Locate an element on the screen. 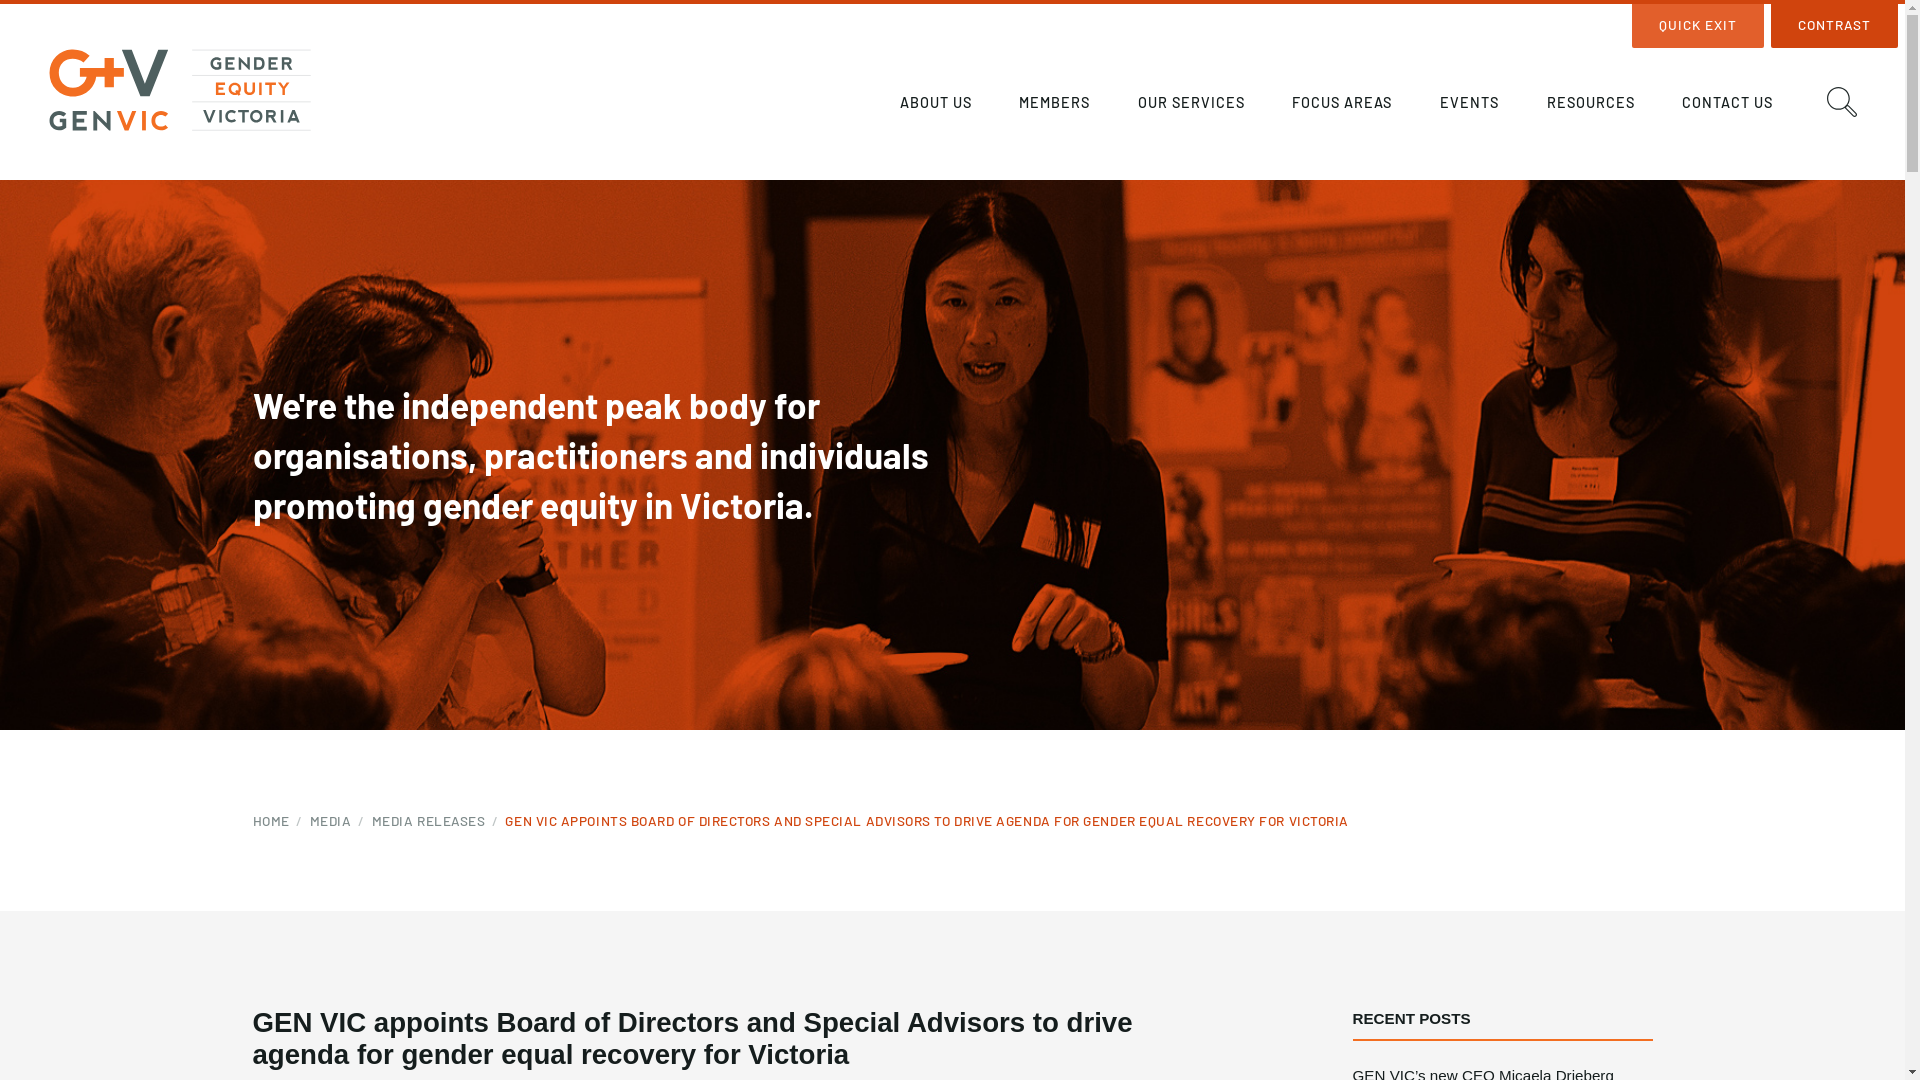 The width and height of the screenshot is (1920, 1080). 'ABOUT US' is located at coordinates (878, 105).